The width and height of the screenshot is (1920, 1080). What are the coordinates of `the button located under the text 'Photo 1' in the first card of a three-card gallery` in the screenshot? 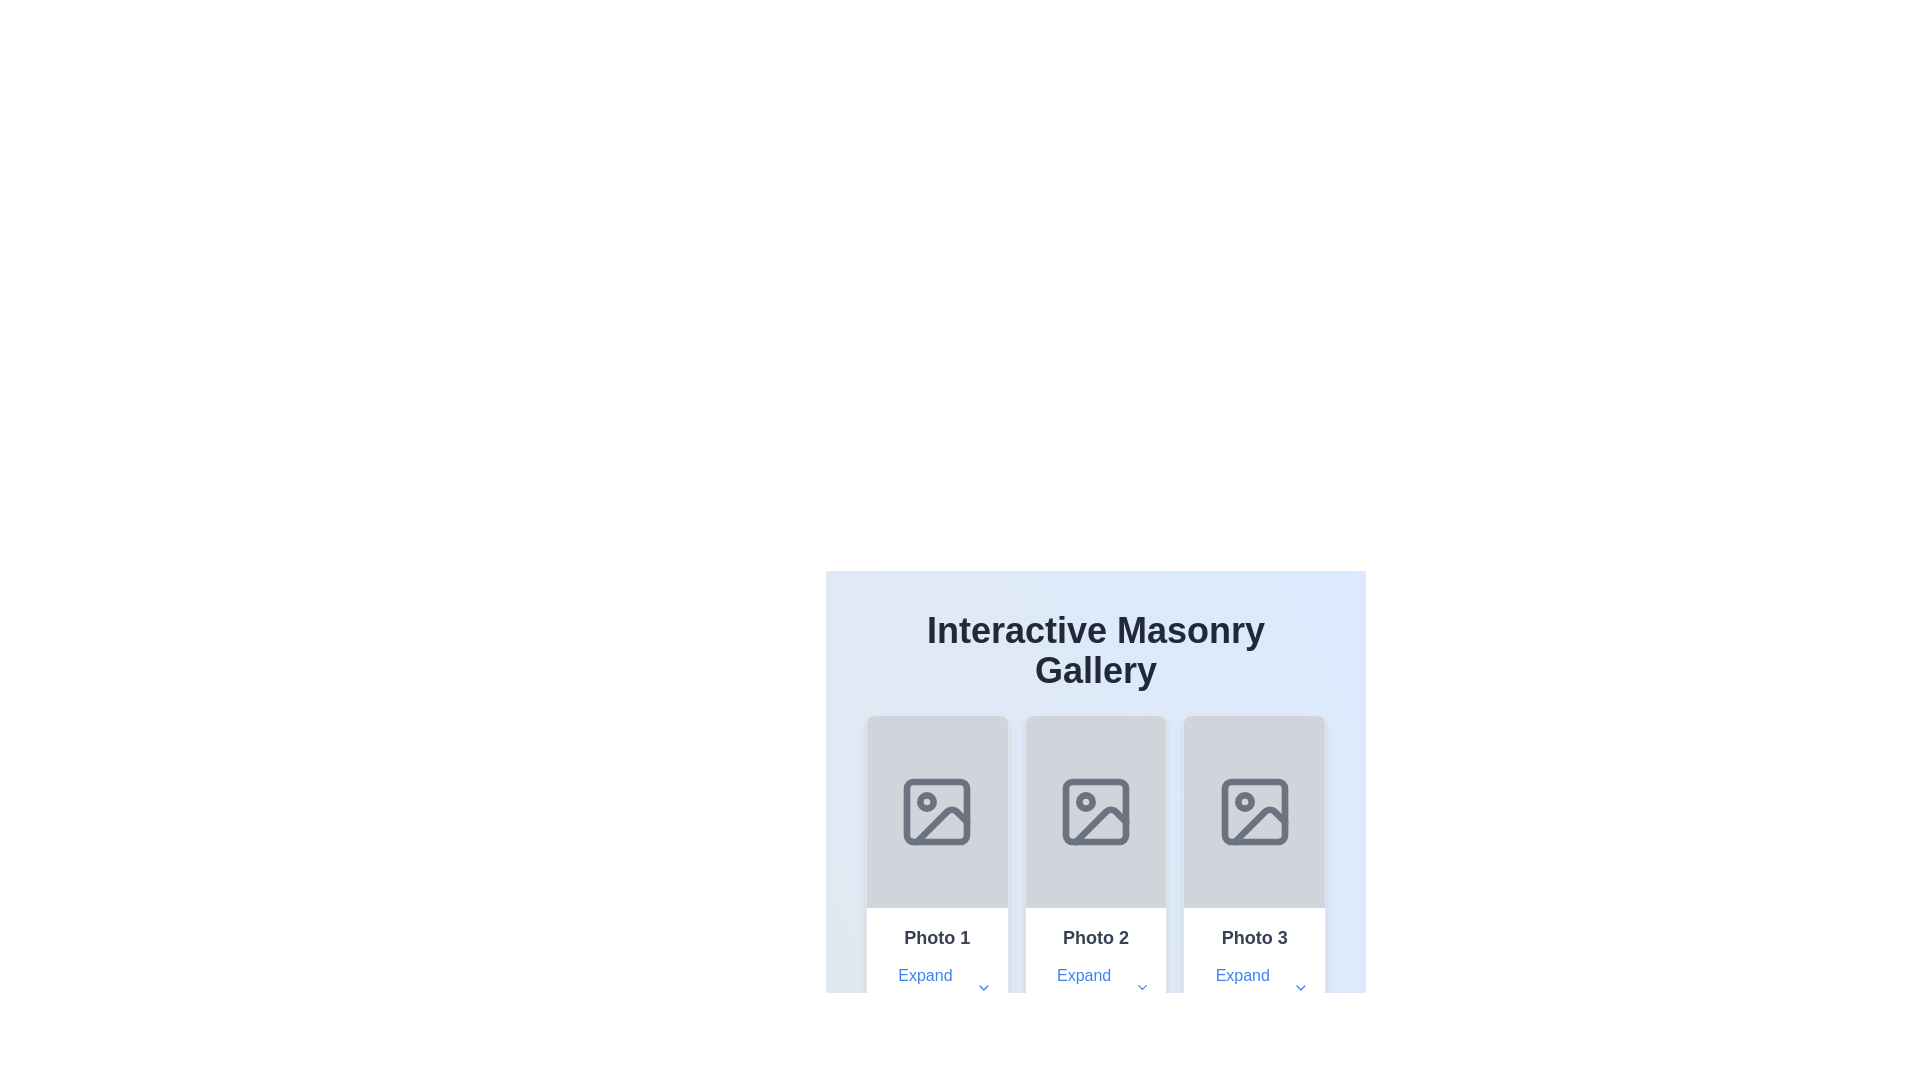 It's located at (936, 986).